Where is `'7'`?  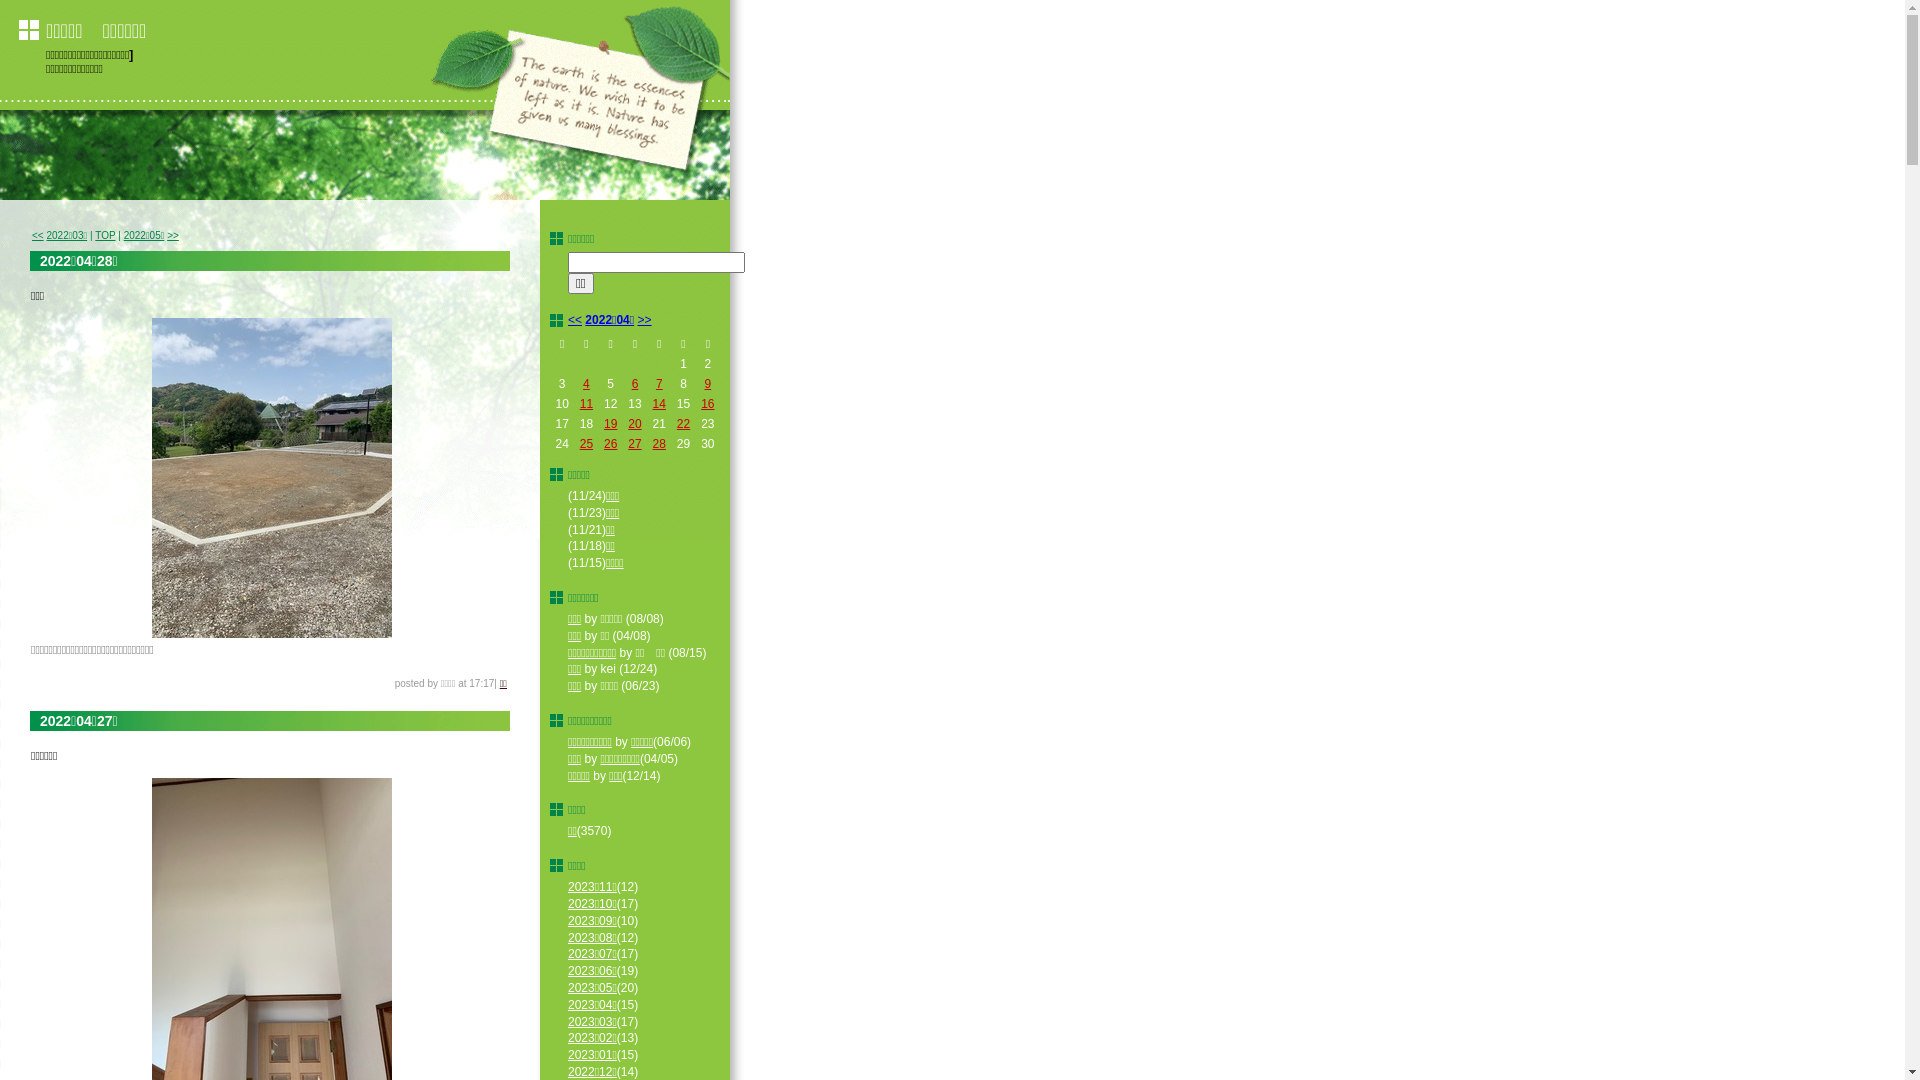
'7' is located at coordinates (659, 384).